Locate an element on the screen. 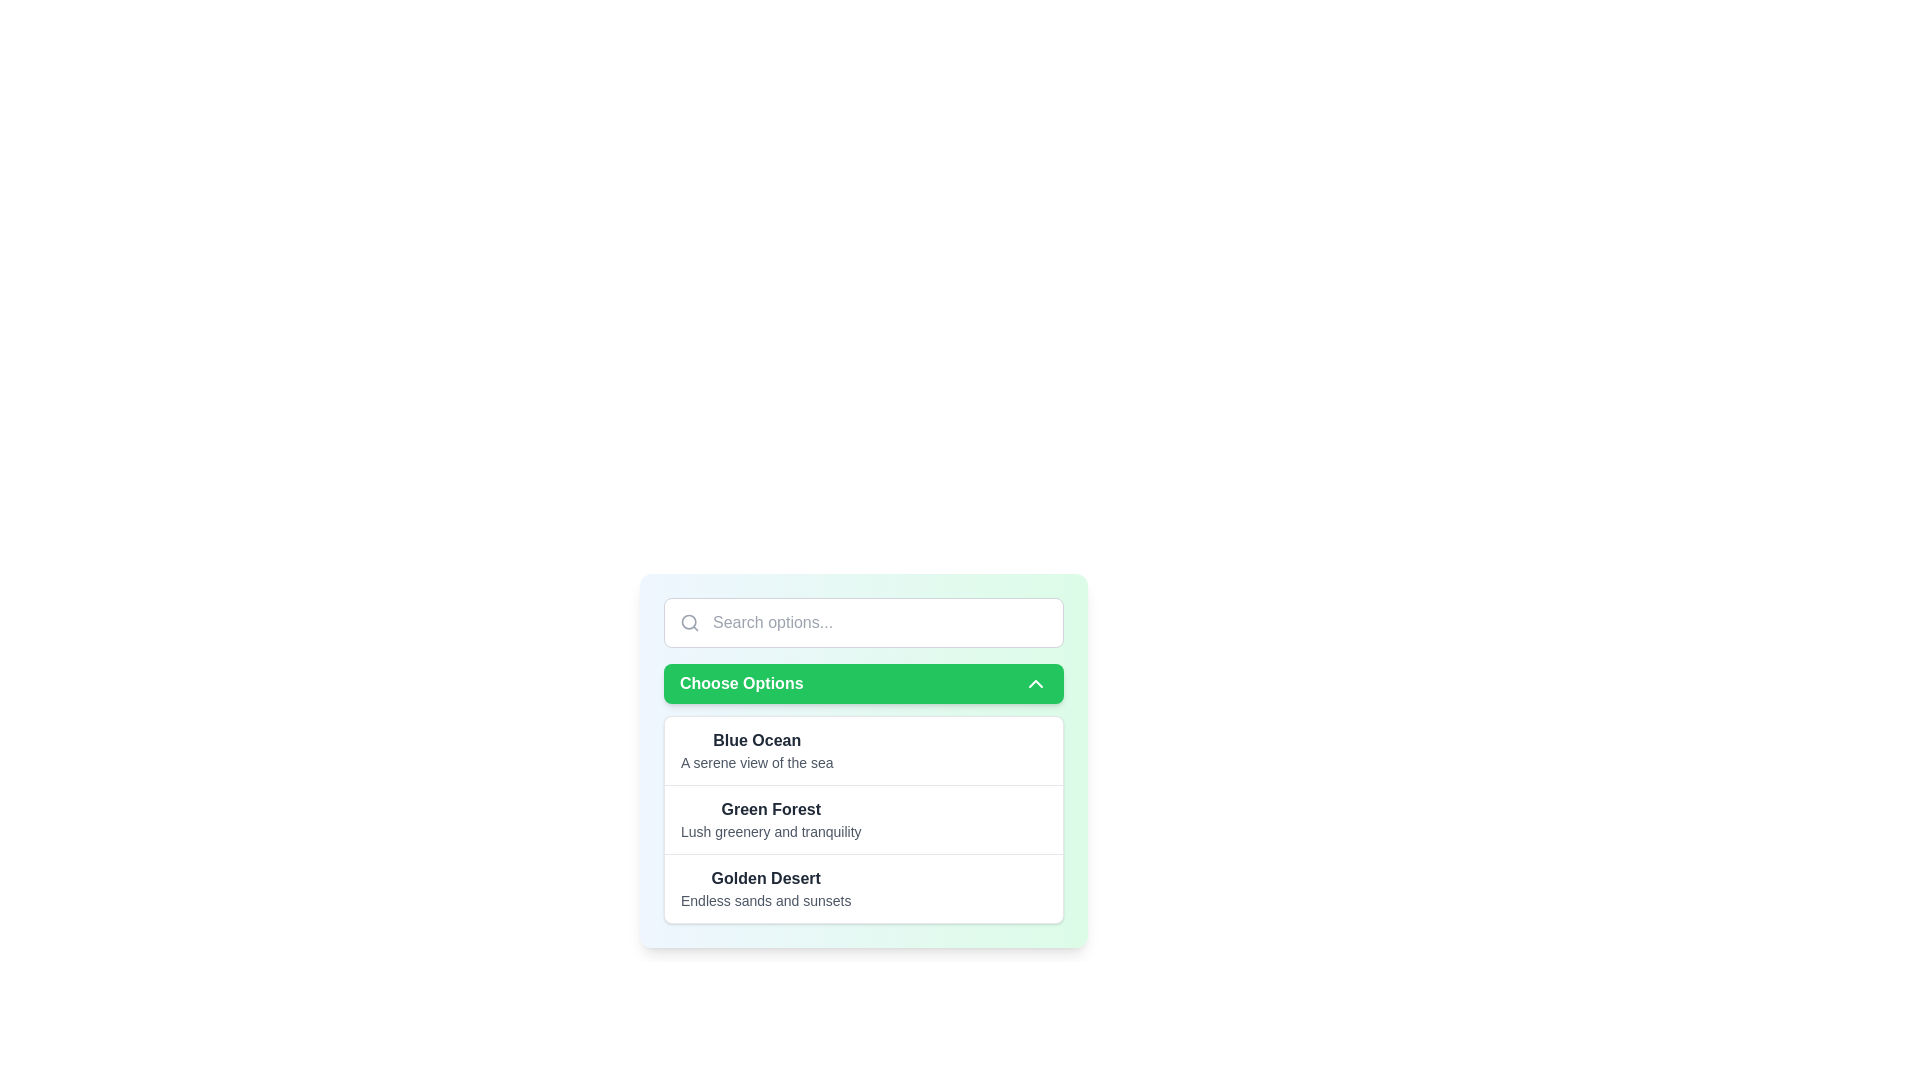  the dropdown menu item displaying 'Green Forest', which is the second item in the list below the 'Choose Options' button is located at coordinates (864, 820).